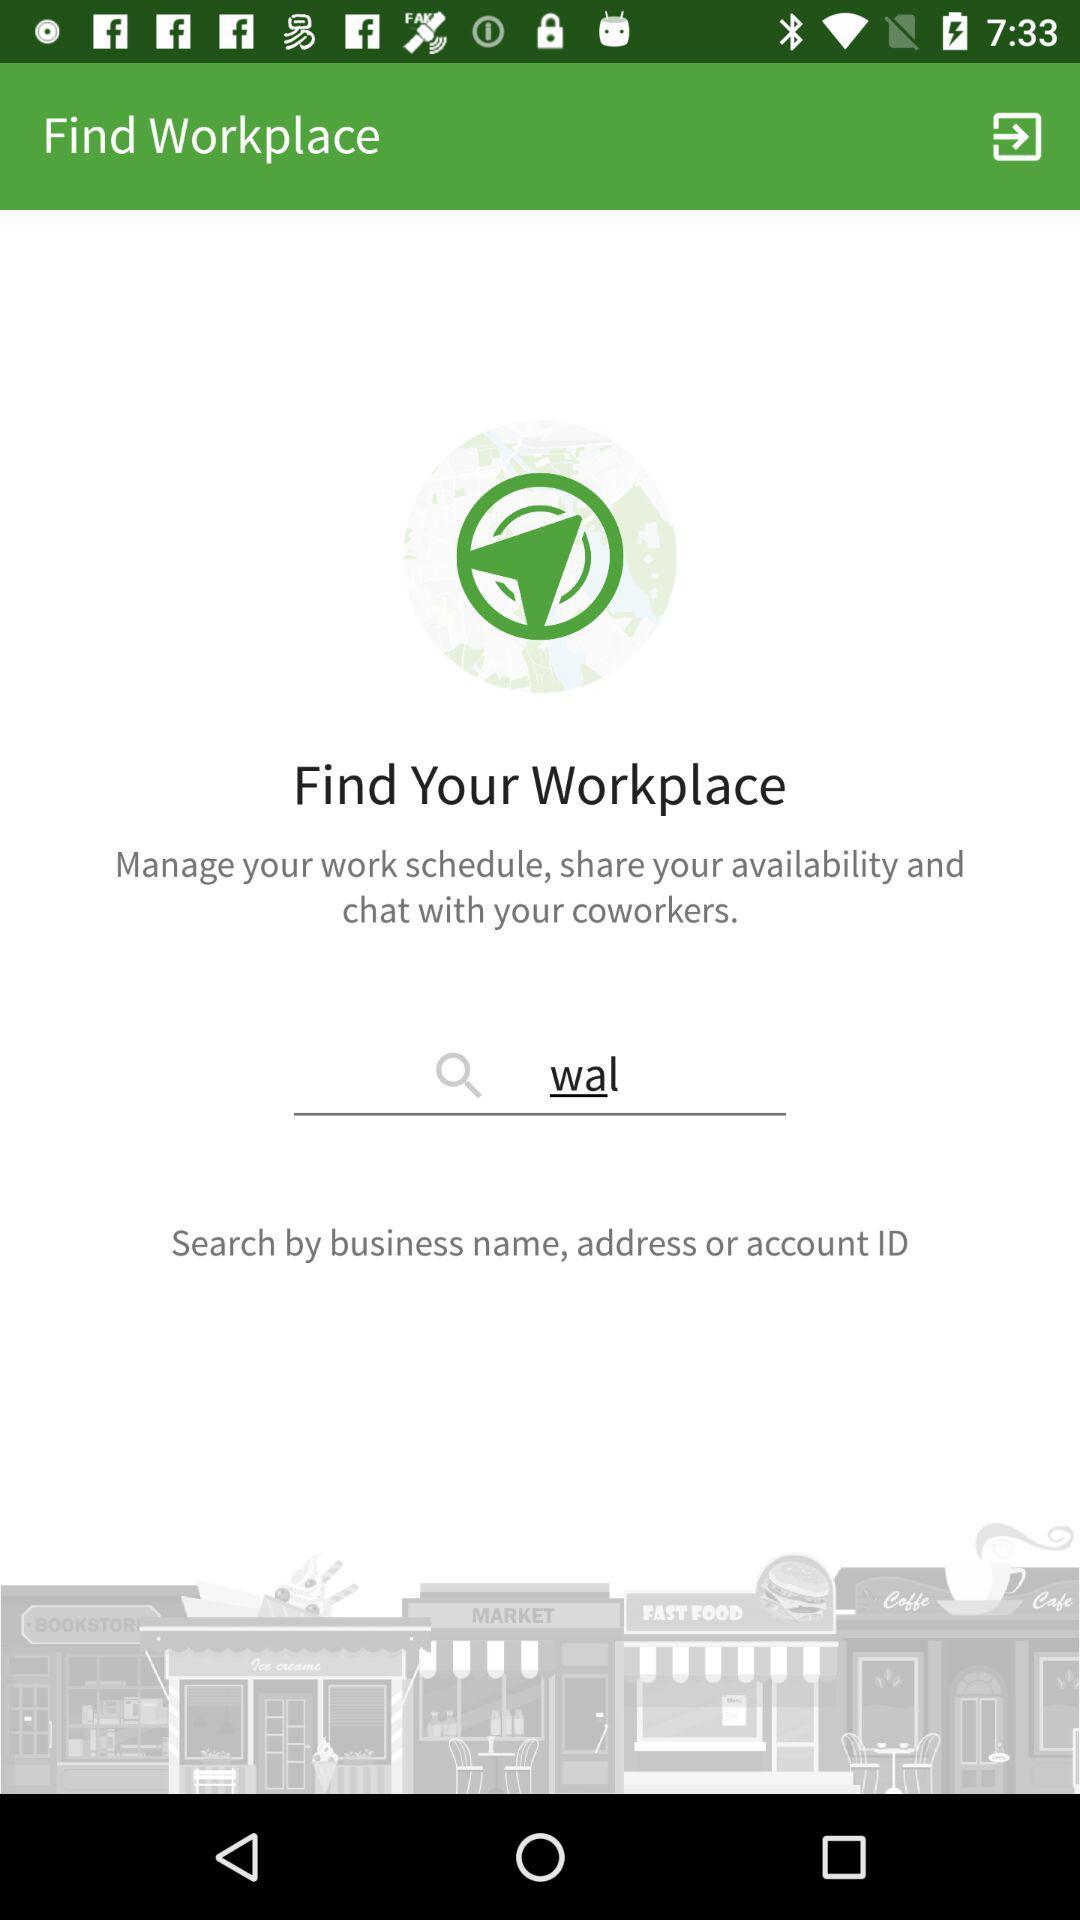 This screenshot has width=1080, height=1920. Describe the element at coordinates (540, 1076) in the screenshot. I see `the wal icon` at that location.